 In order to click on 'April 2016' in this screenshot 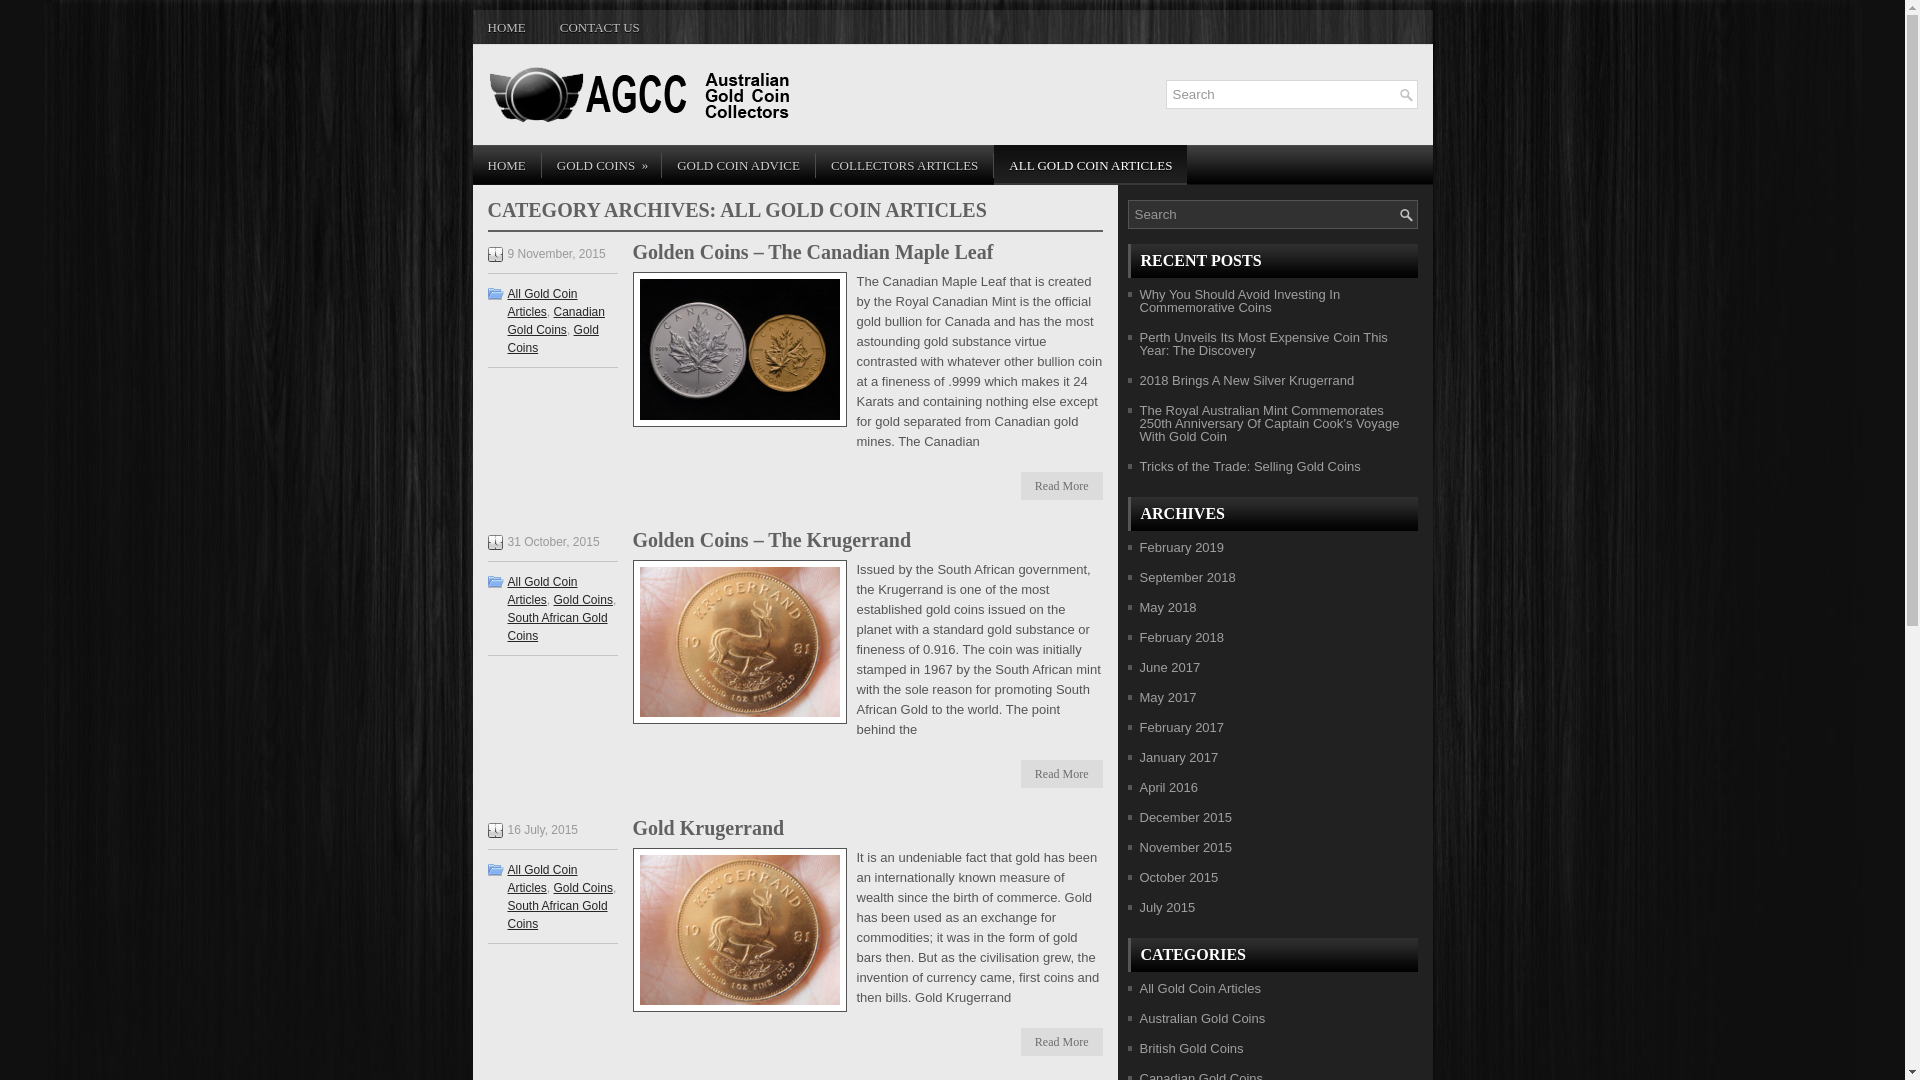, I will do `click(1169, 786)`.